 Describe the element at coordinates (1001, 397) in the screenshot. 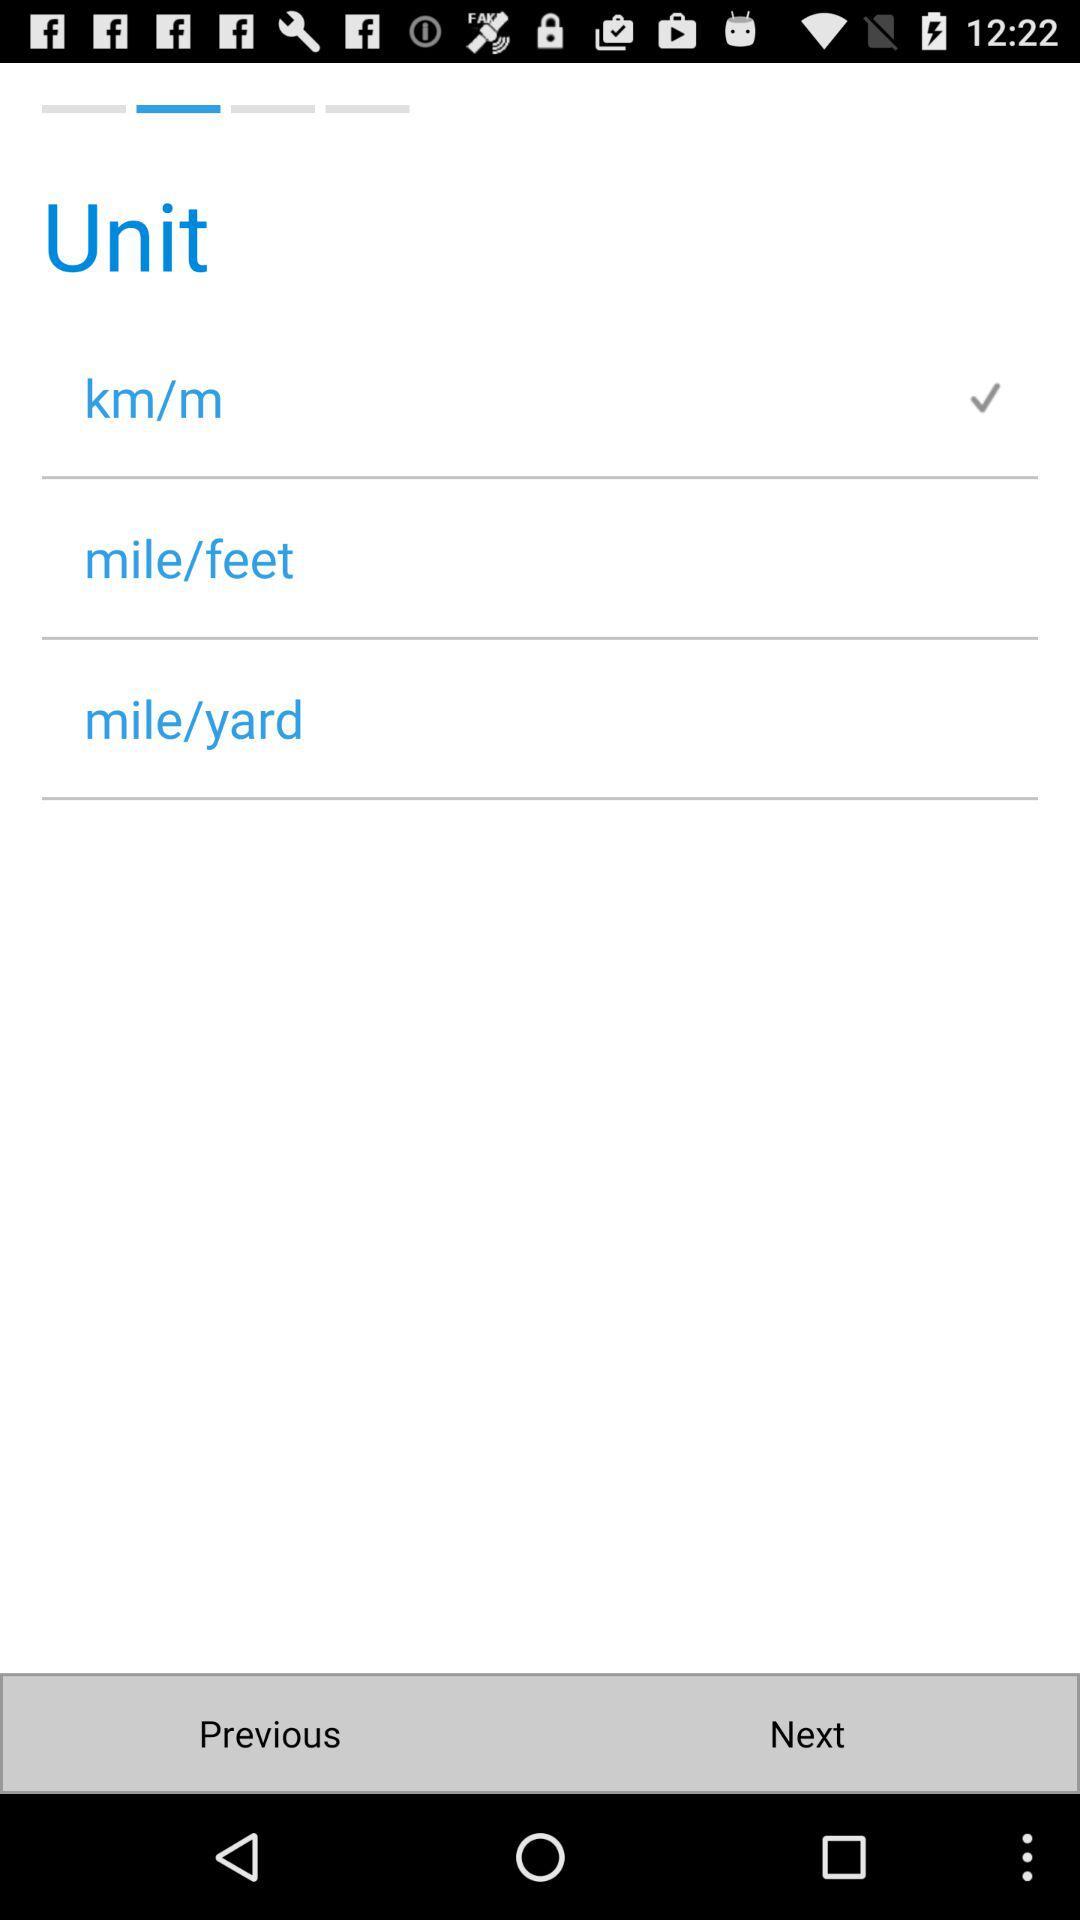

I see `app to the right of the km/m icon` at that location.